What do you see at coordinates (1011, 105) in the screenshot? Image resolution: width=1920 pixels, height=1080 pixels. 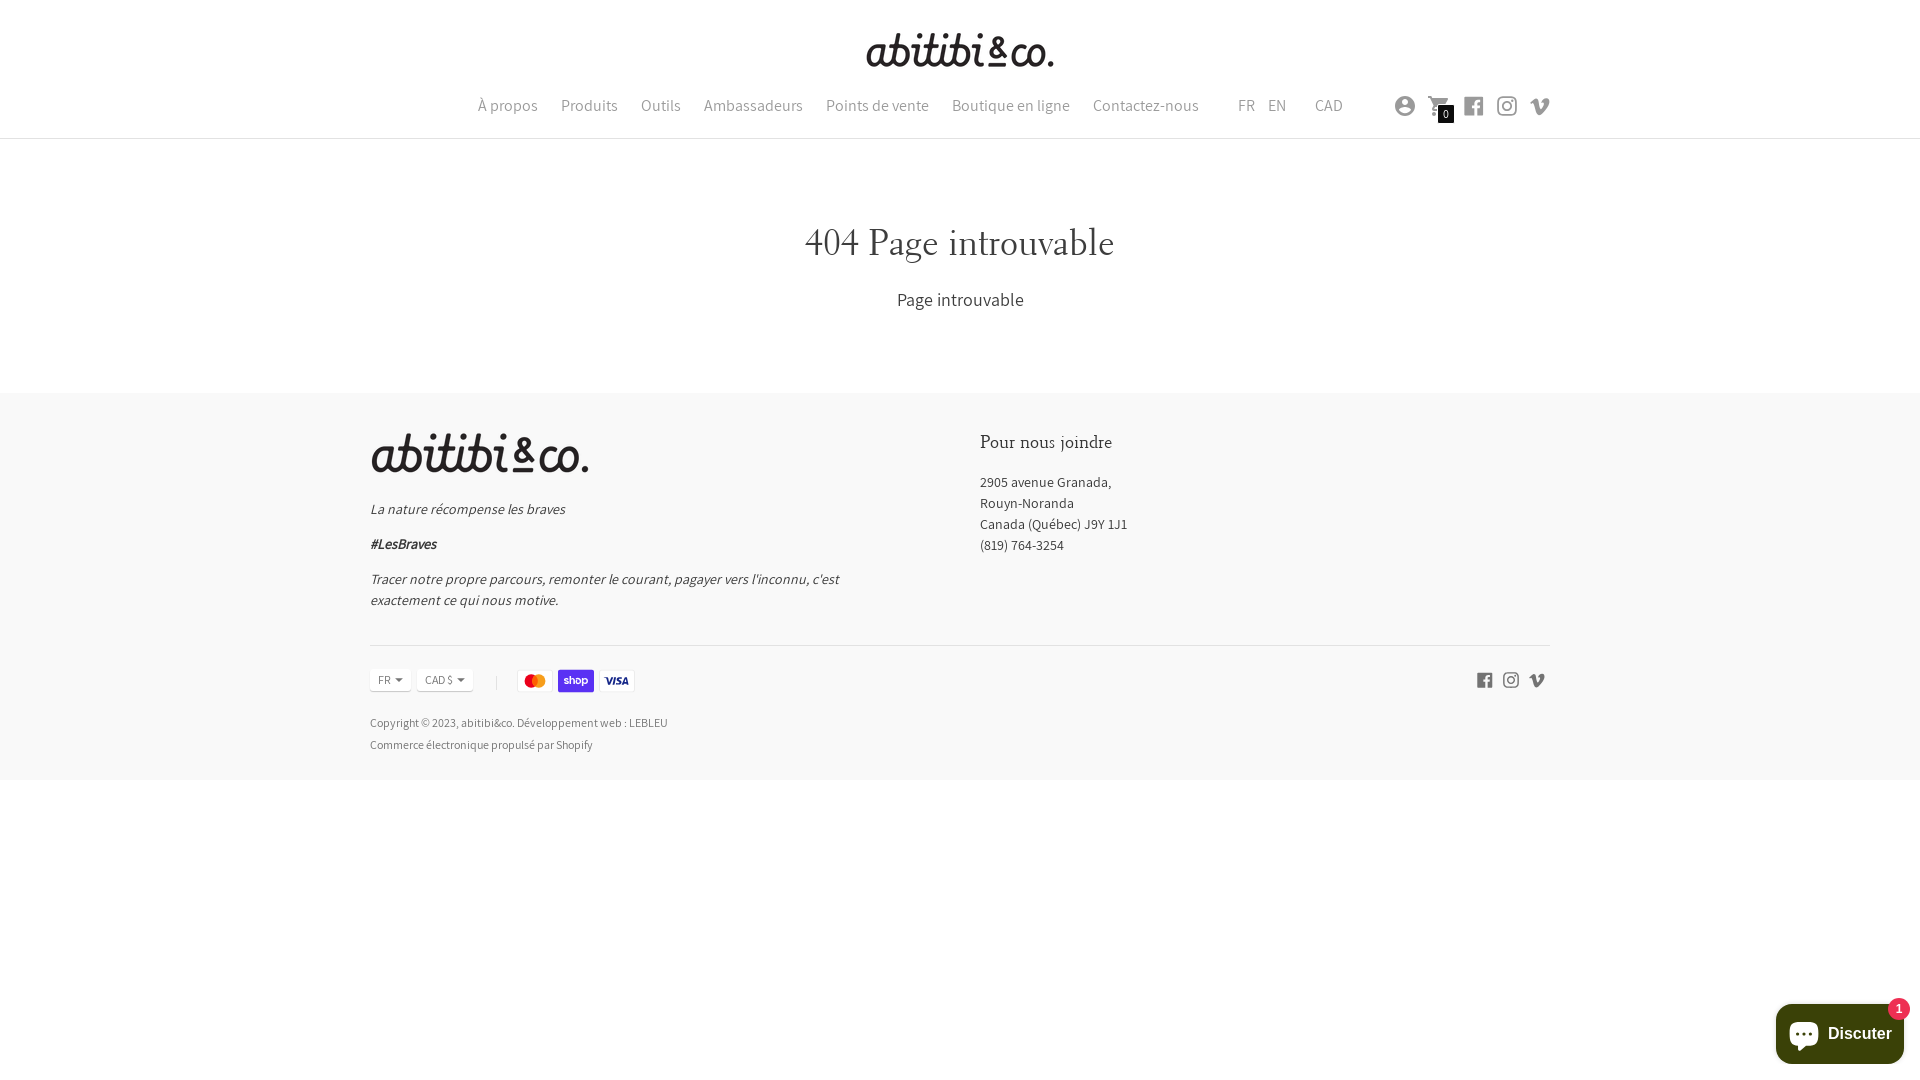 I see `'Boutique en ligne'` at bounding box center [1011, 105].